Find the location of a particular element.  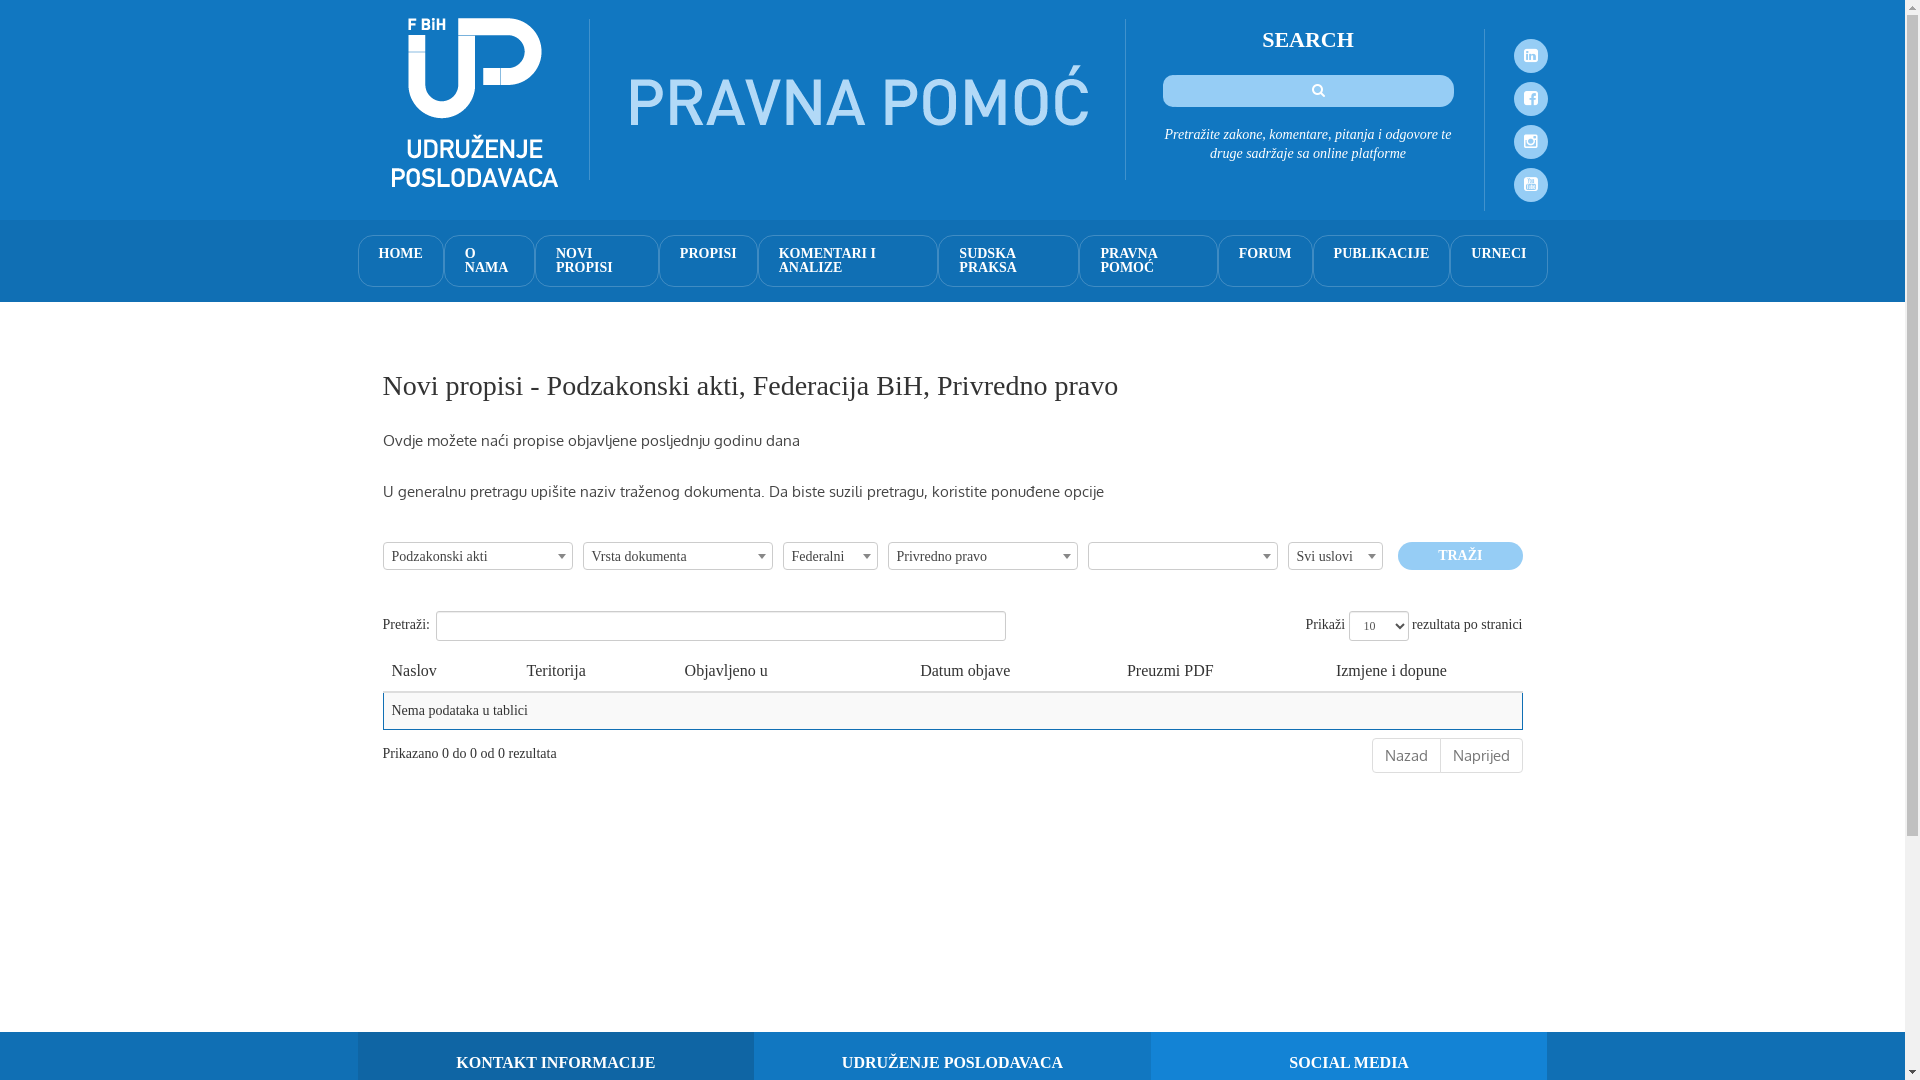

'HOME' is located at coordinates (400, 260).